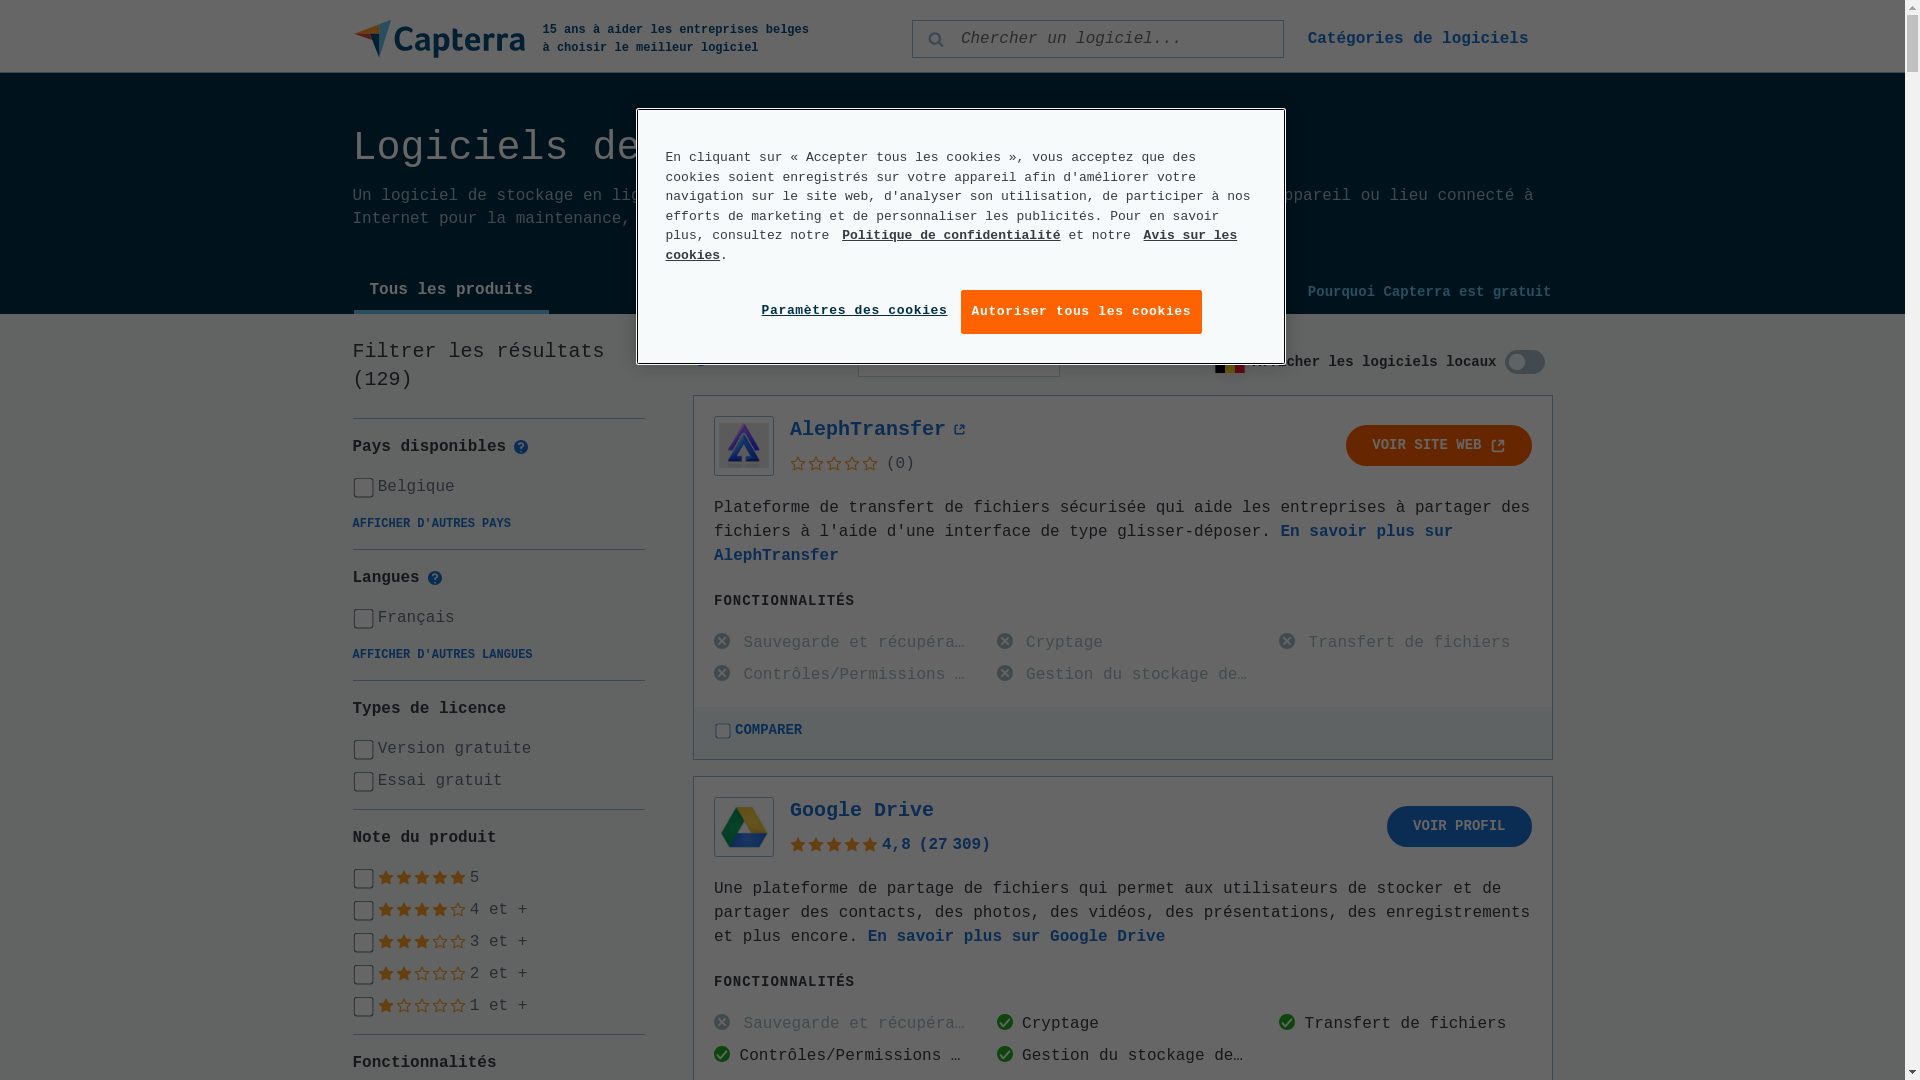 Image resolution: width=1920 pixels, height=1080 pixels. I want to click on 'AlephTransfer', so click(878, 428).